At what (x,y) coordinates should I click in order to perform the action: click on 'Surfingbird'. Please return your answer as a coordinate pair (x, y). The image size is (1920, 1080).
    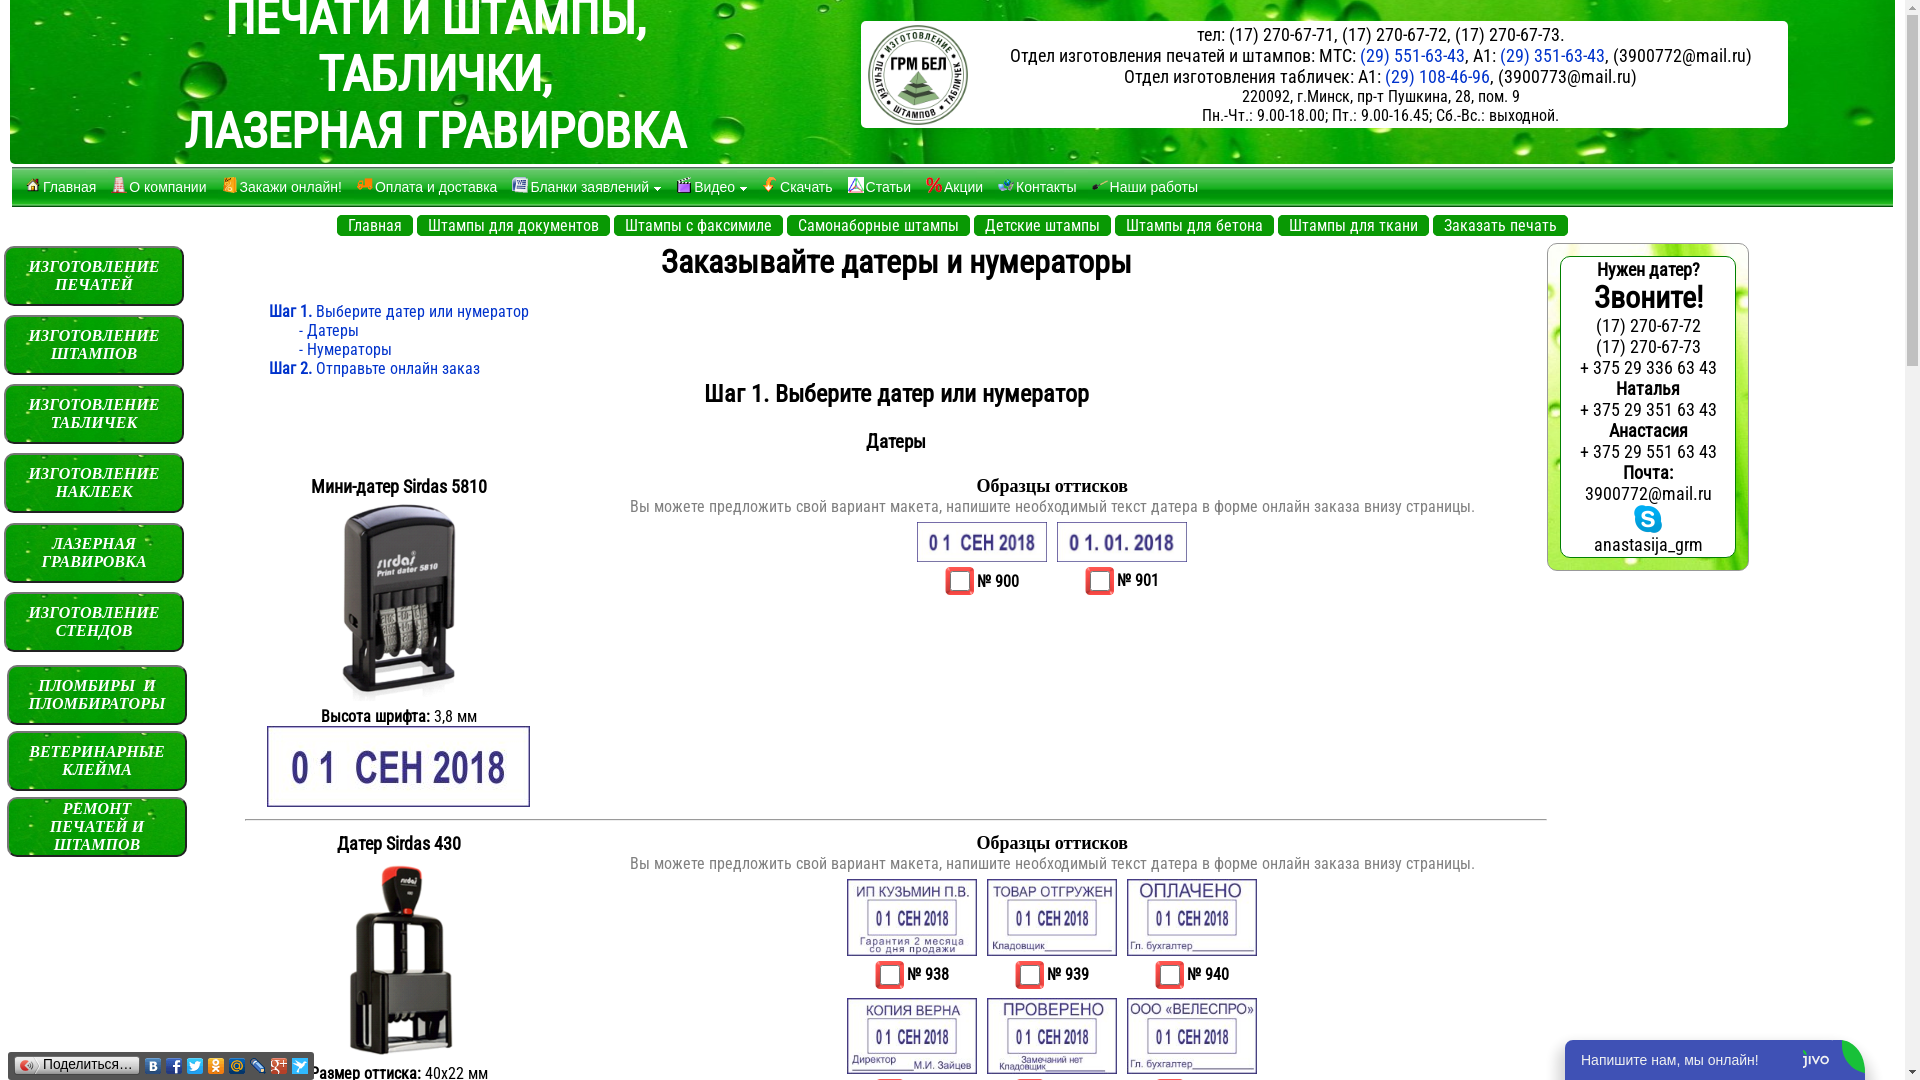
    Looking at the image, I should click on (299, 1064).